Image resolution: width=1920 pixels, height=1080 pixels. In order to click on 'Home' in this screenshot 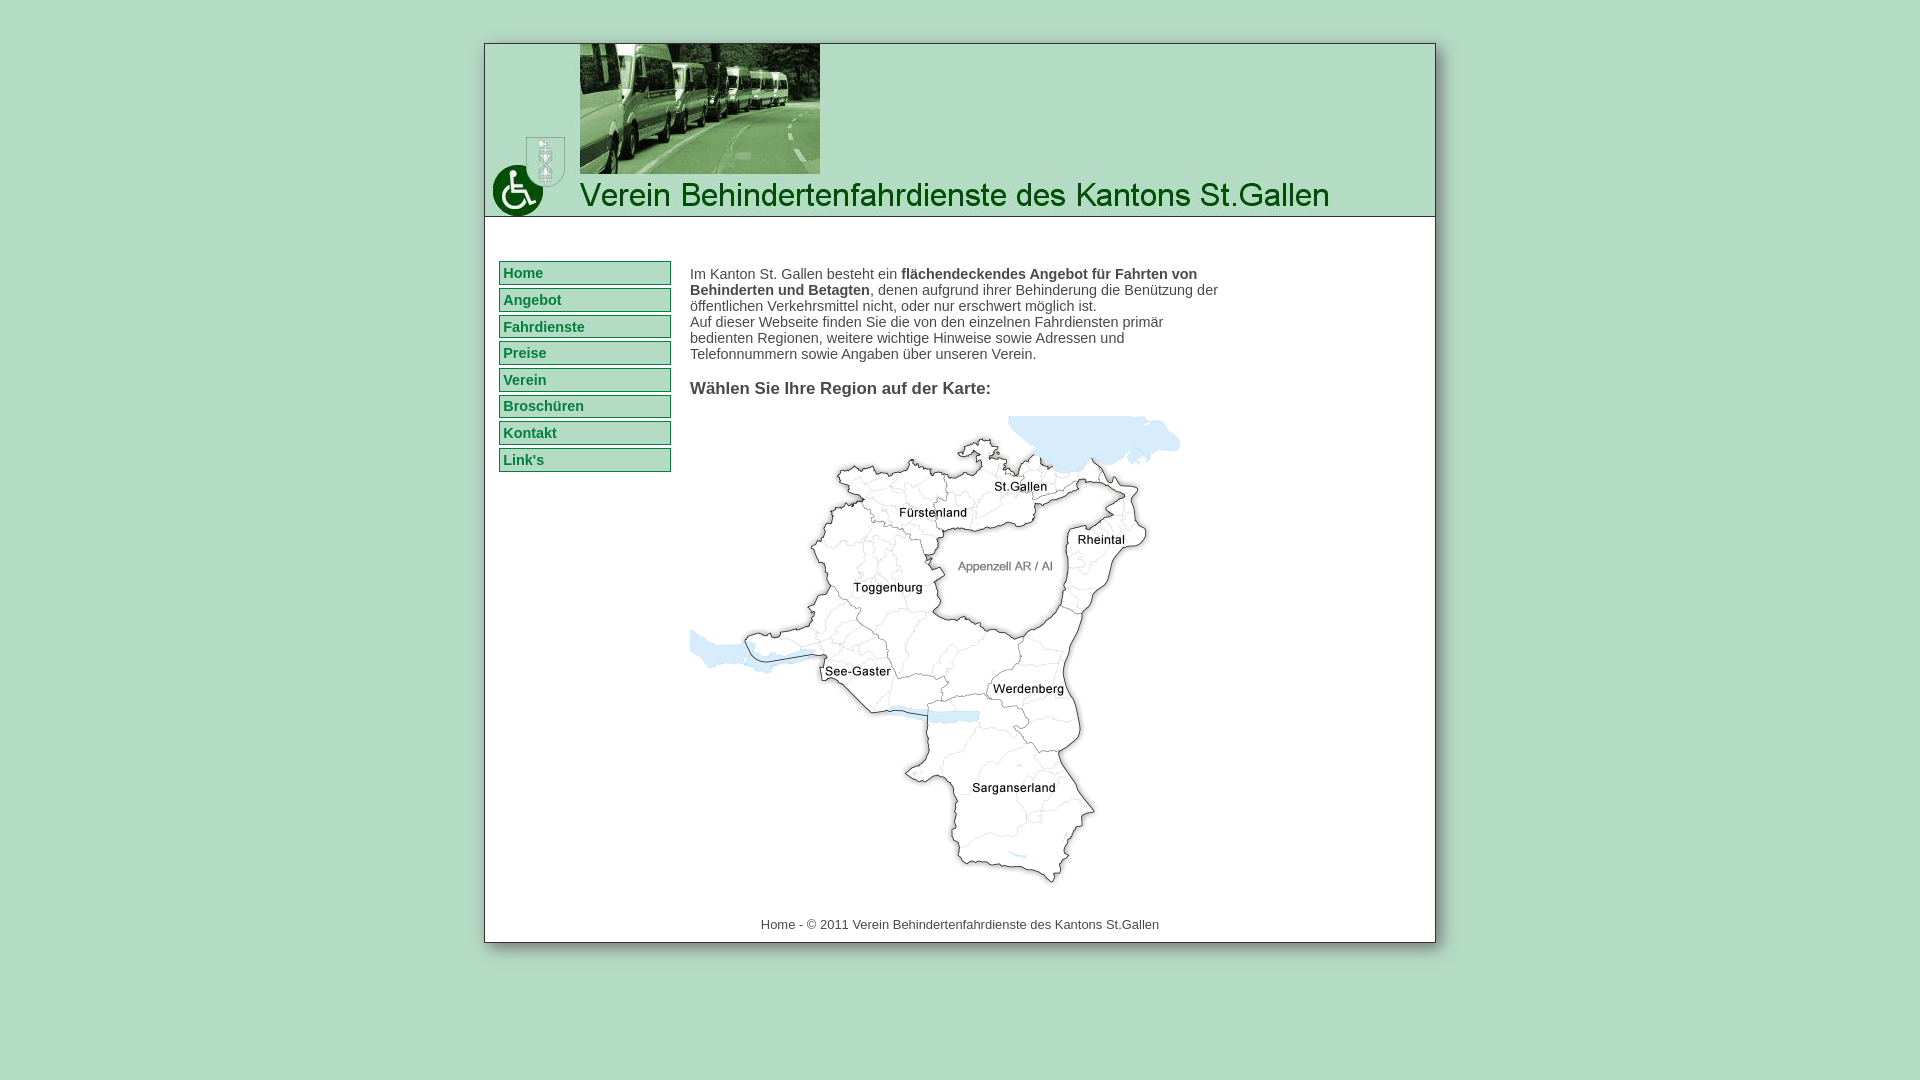, I will do `click(583, 273)`.